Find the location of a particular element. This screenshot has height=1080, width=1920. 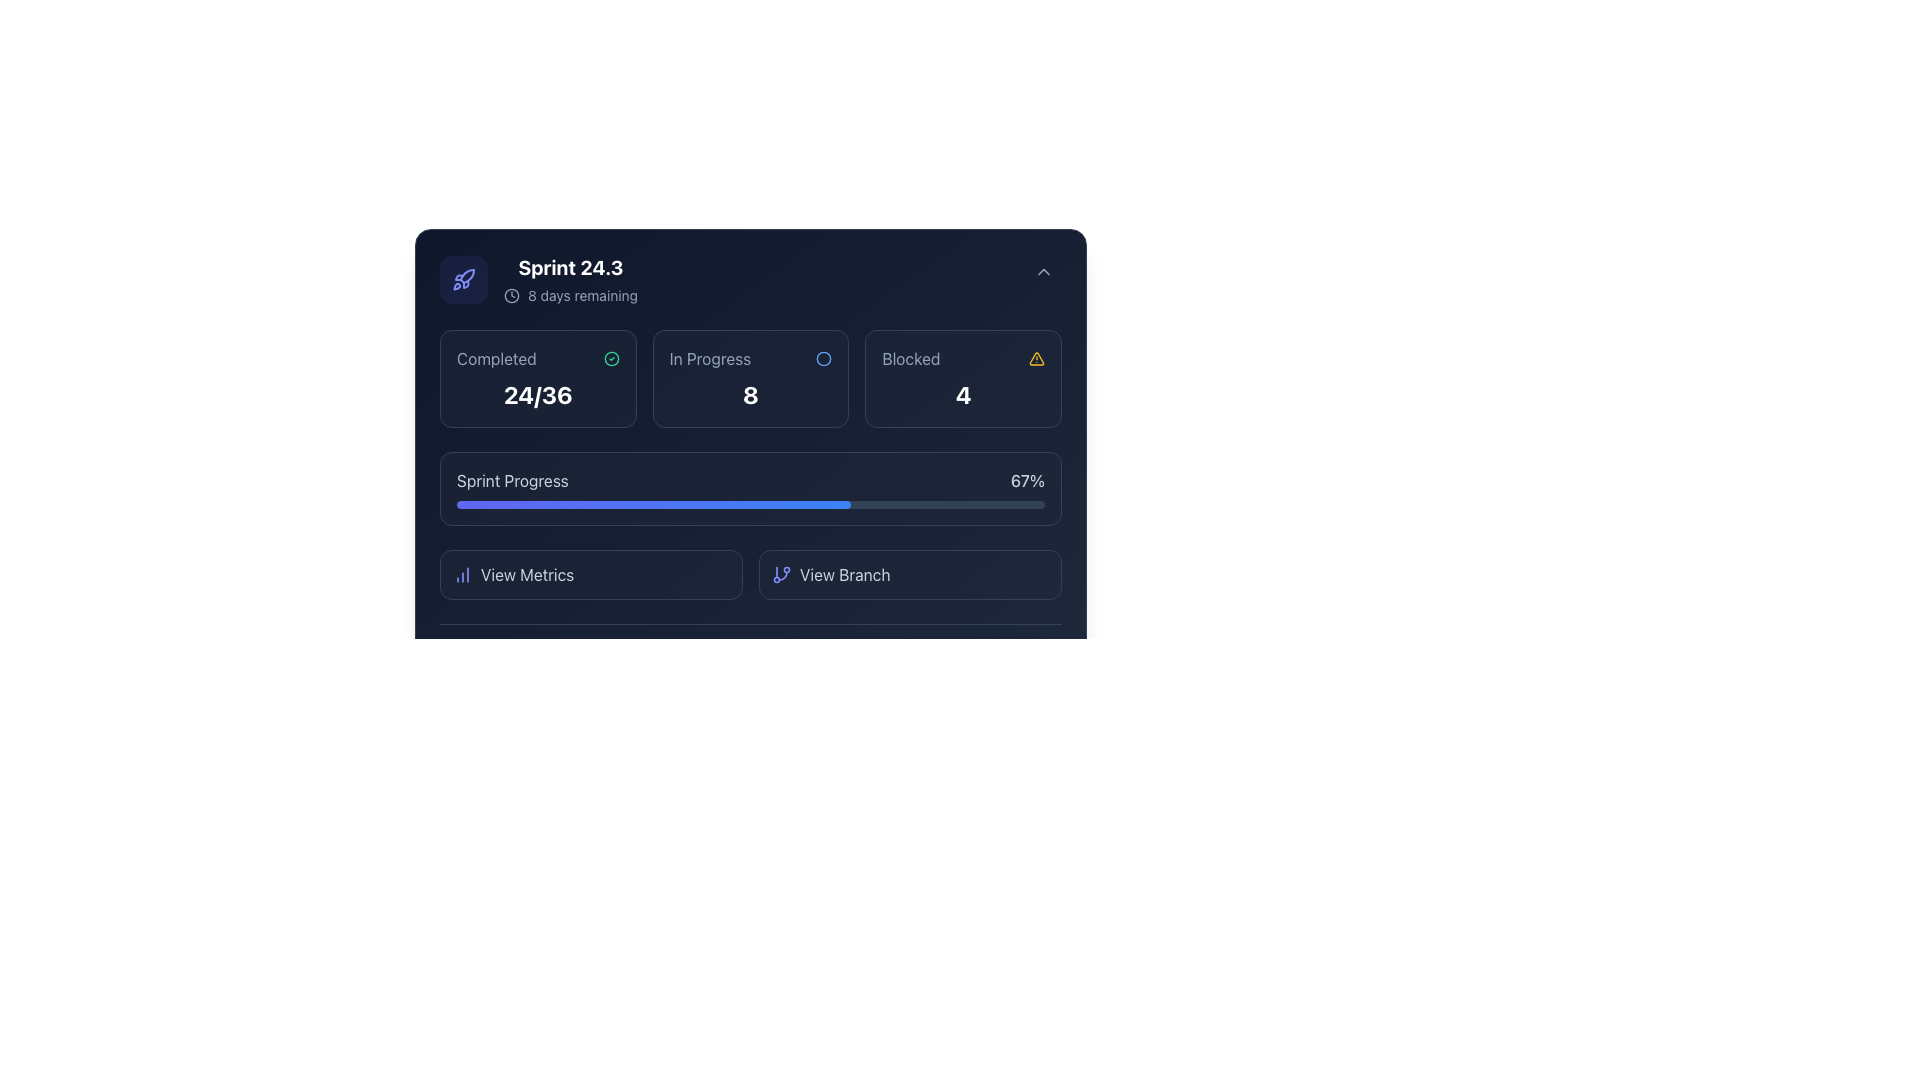

the text label displaying '24/36' in bold sans-serif font, located in the top-left corner of the interface, within the 'Completed' section is located at coordinates (538, 394).